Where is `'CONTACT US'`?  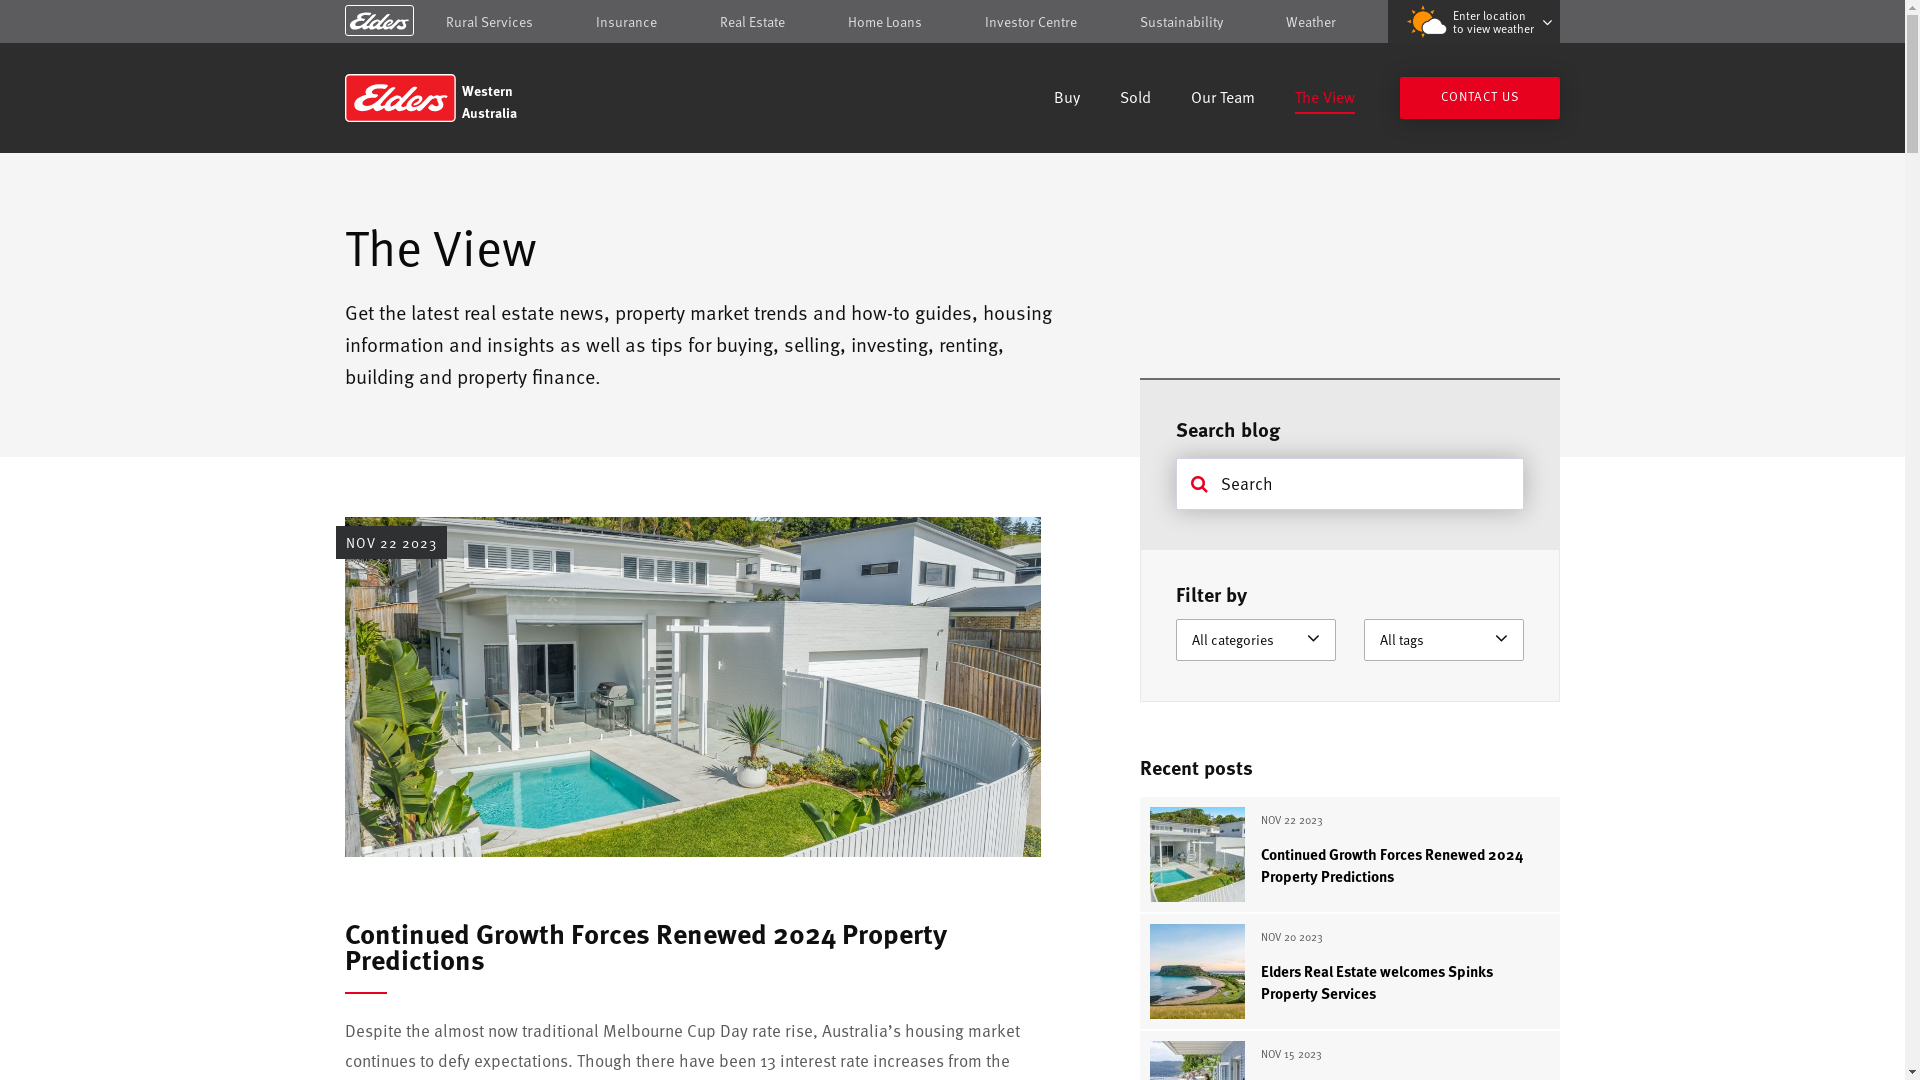
'CONTACT US' is located at coordinates (1479, 97).